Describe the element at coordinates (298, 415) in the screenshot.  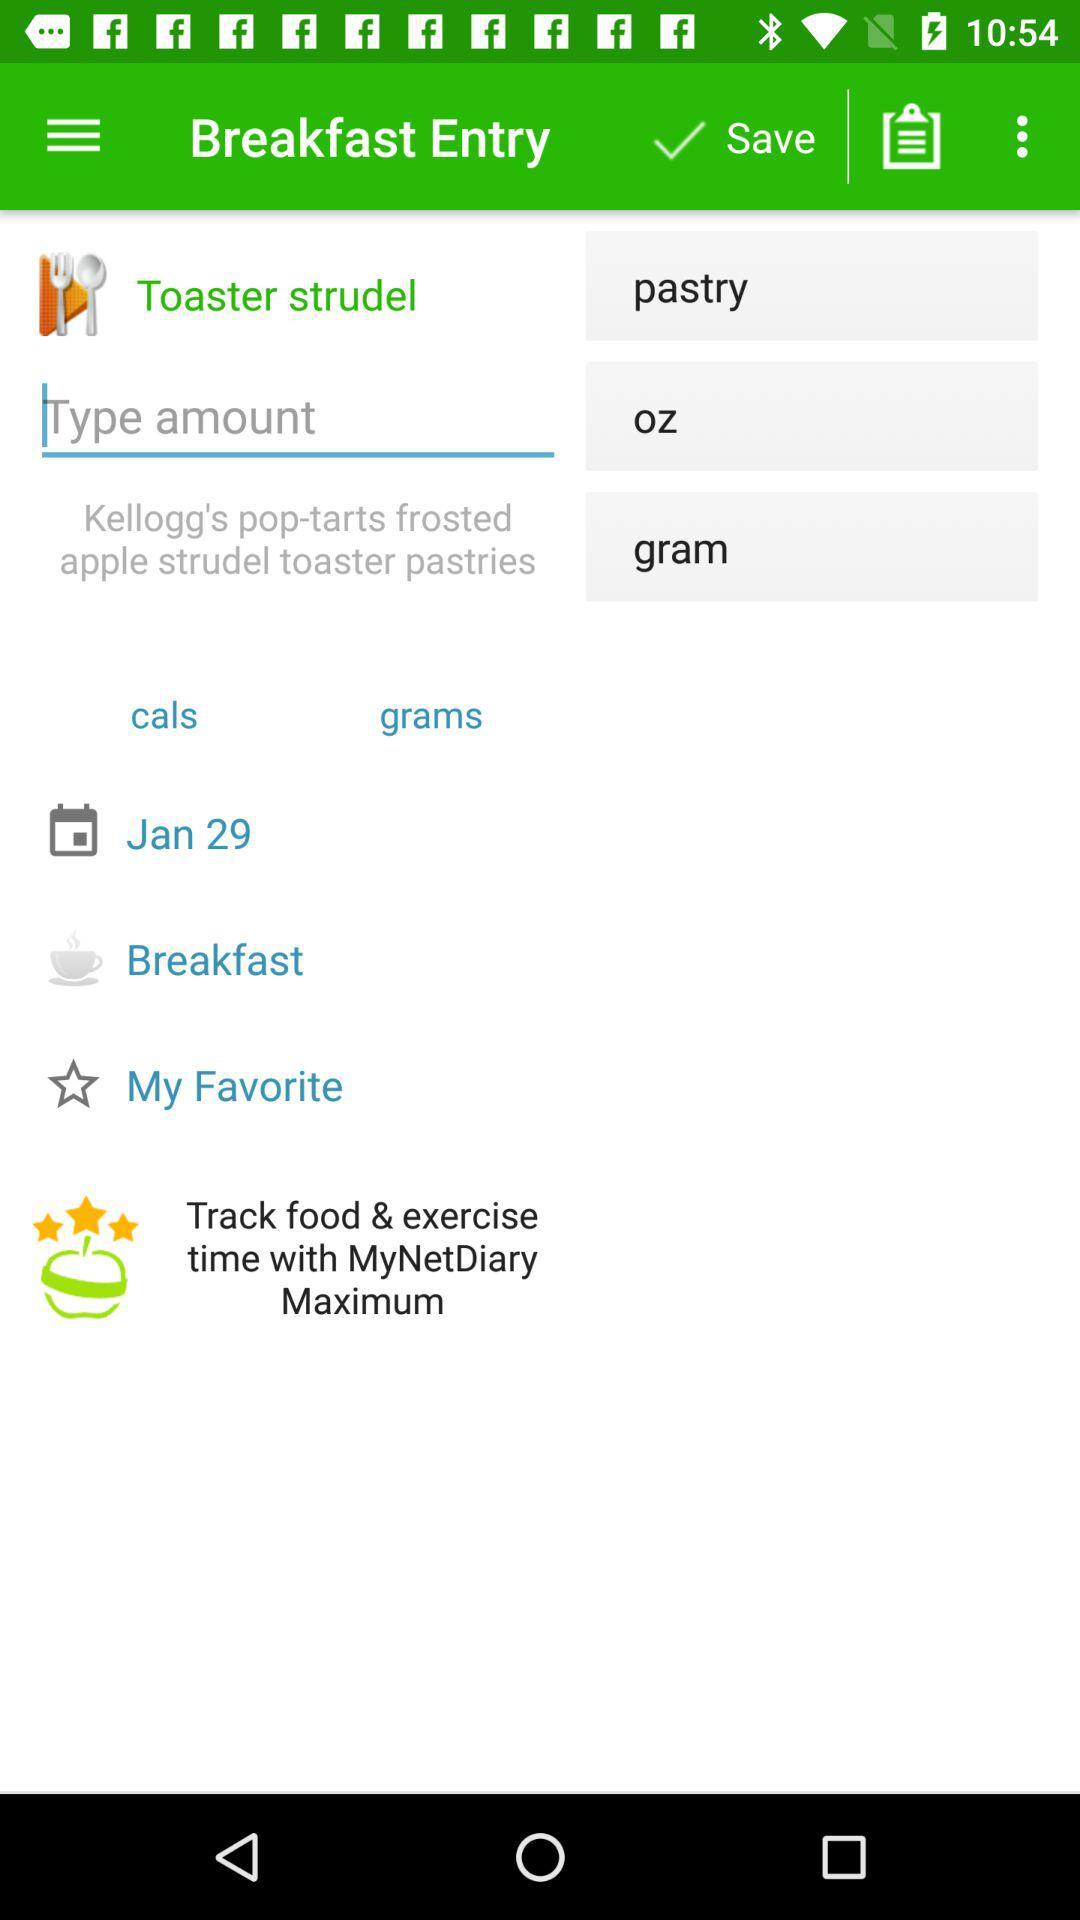
I see `amount eaten` at that location.